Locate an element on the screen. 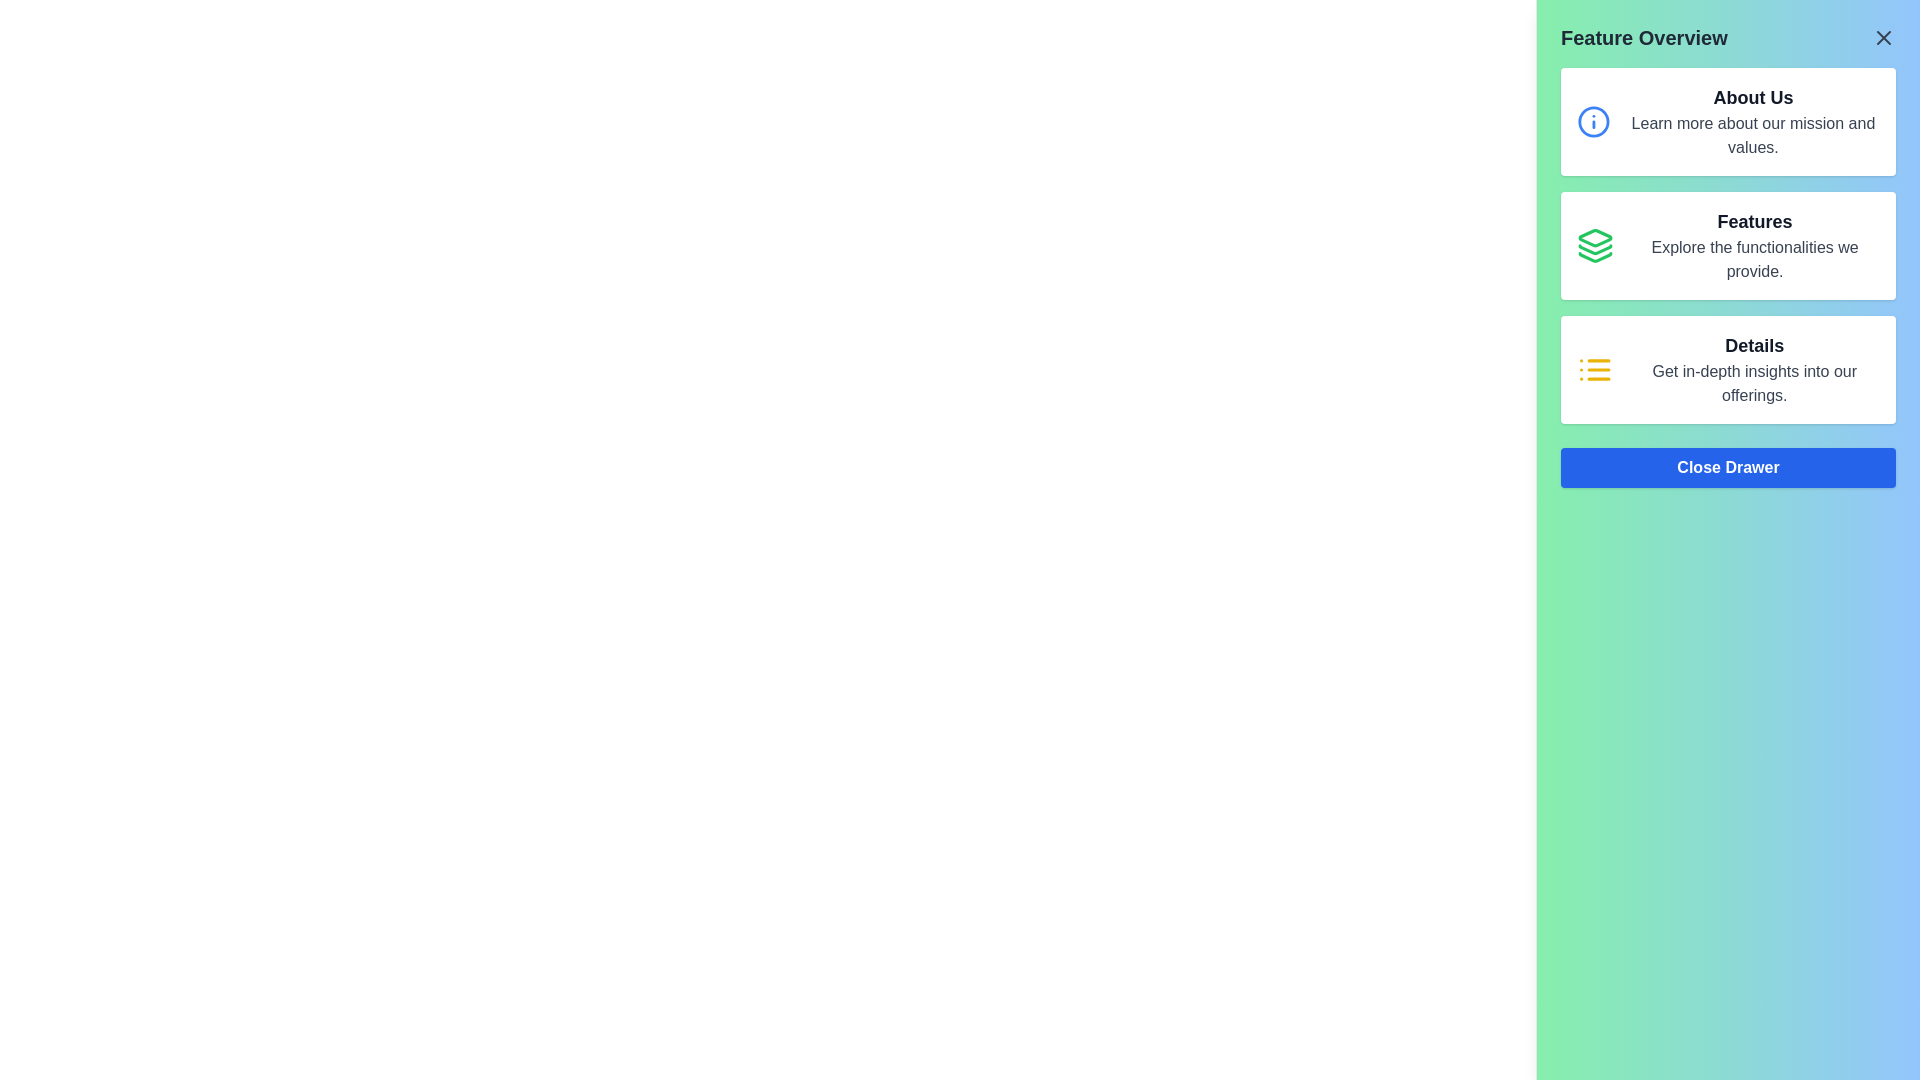 The height and width of the screenshot is (1080, 1920). the yellow icon resembling a list with three horizontal lines and dots, located to the left of the 'Details' section in the third cell of the vertically arranged list is located at coordinates (1594, 370).